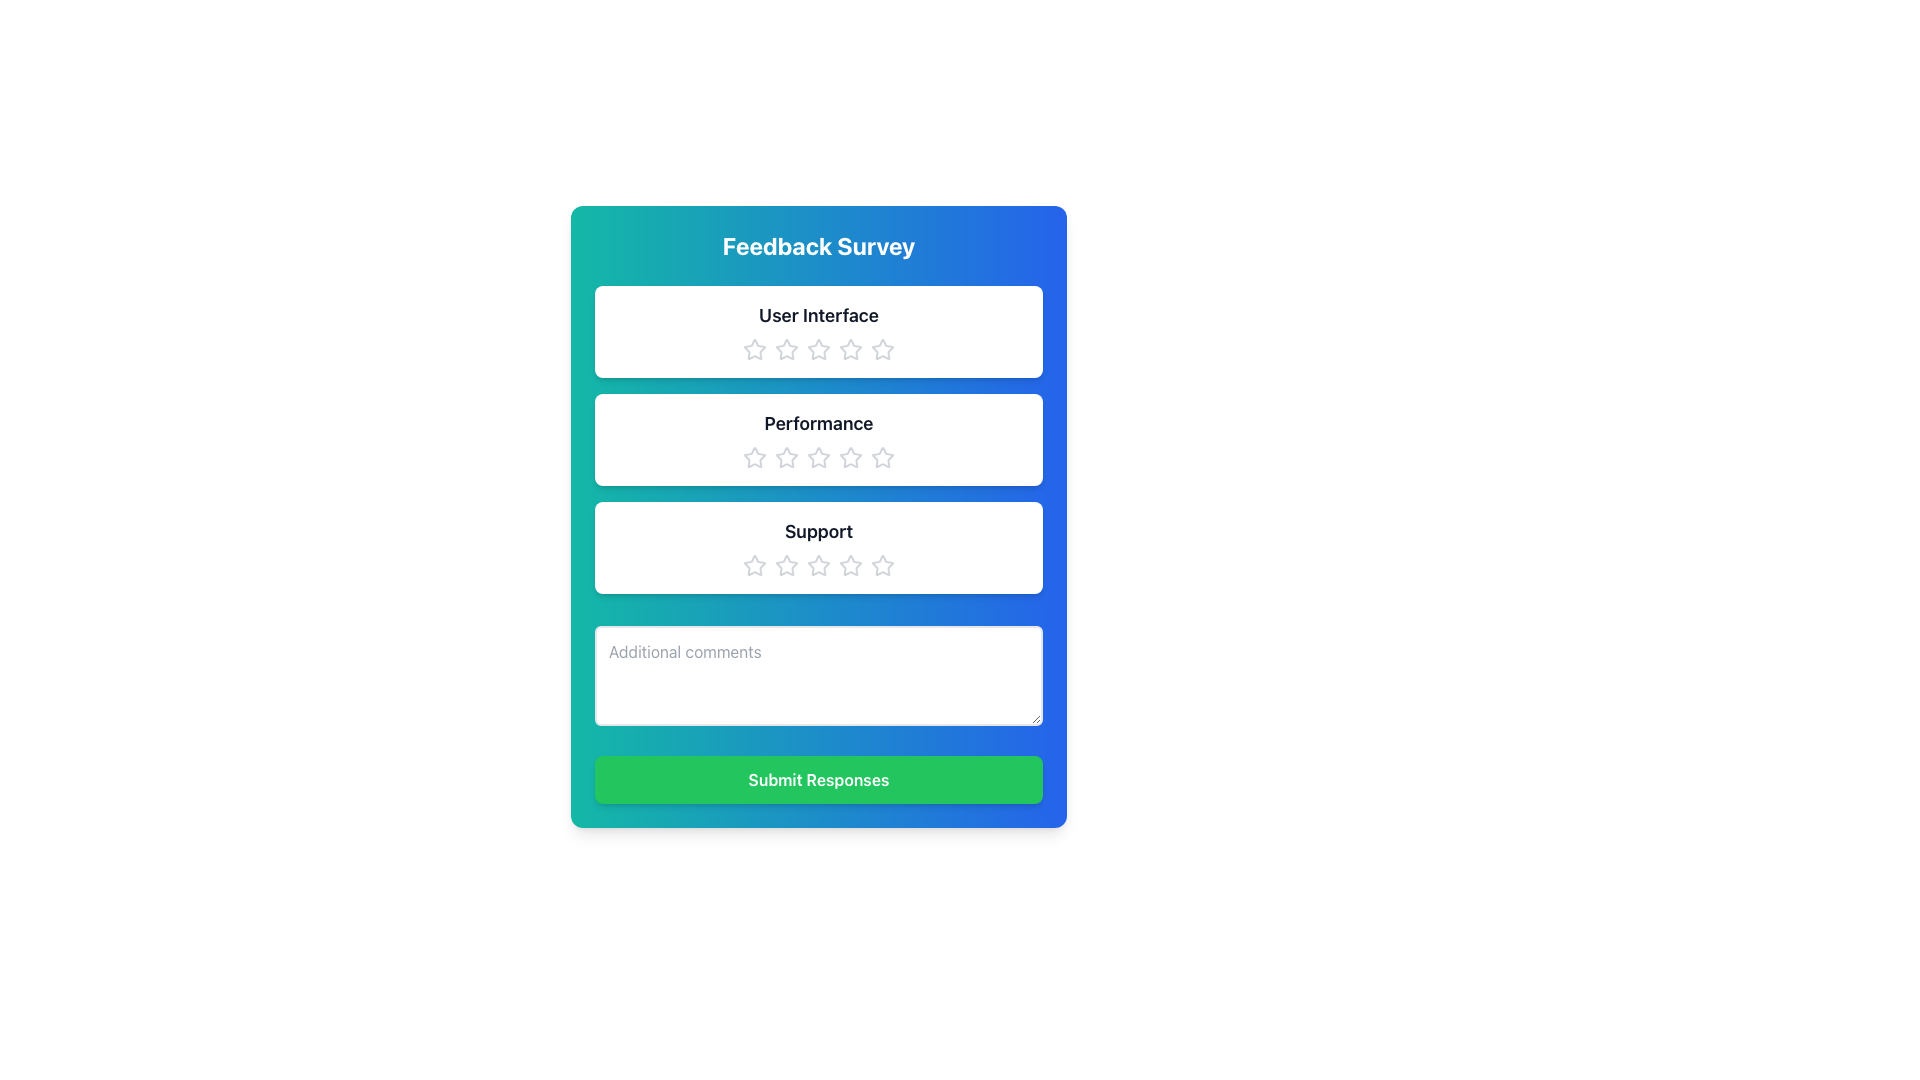 The width and height of the screenshot is (1920, 1080). What do you see at coordinates (819, 349) in the screenshot?
I see `the central star in the five-star rating component` at bounding box center [819, 349].